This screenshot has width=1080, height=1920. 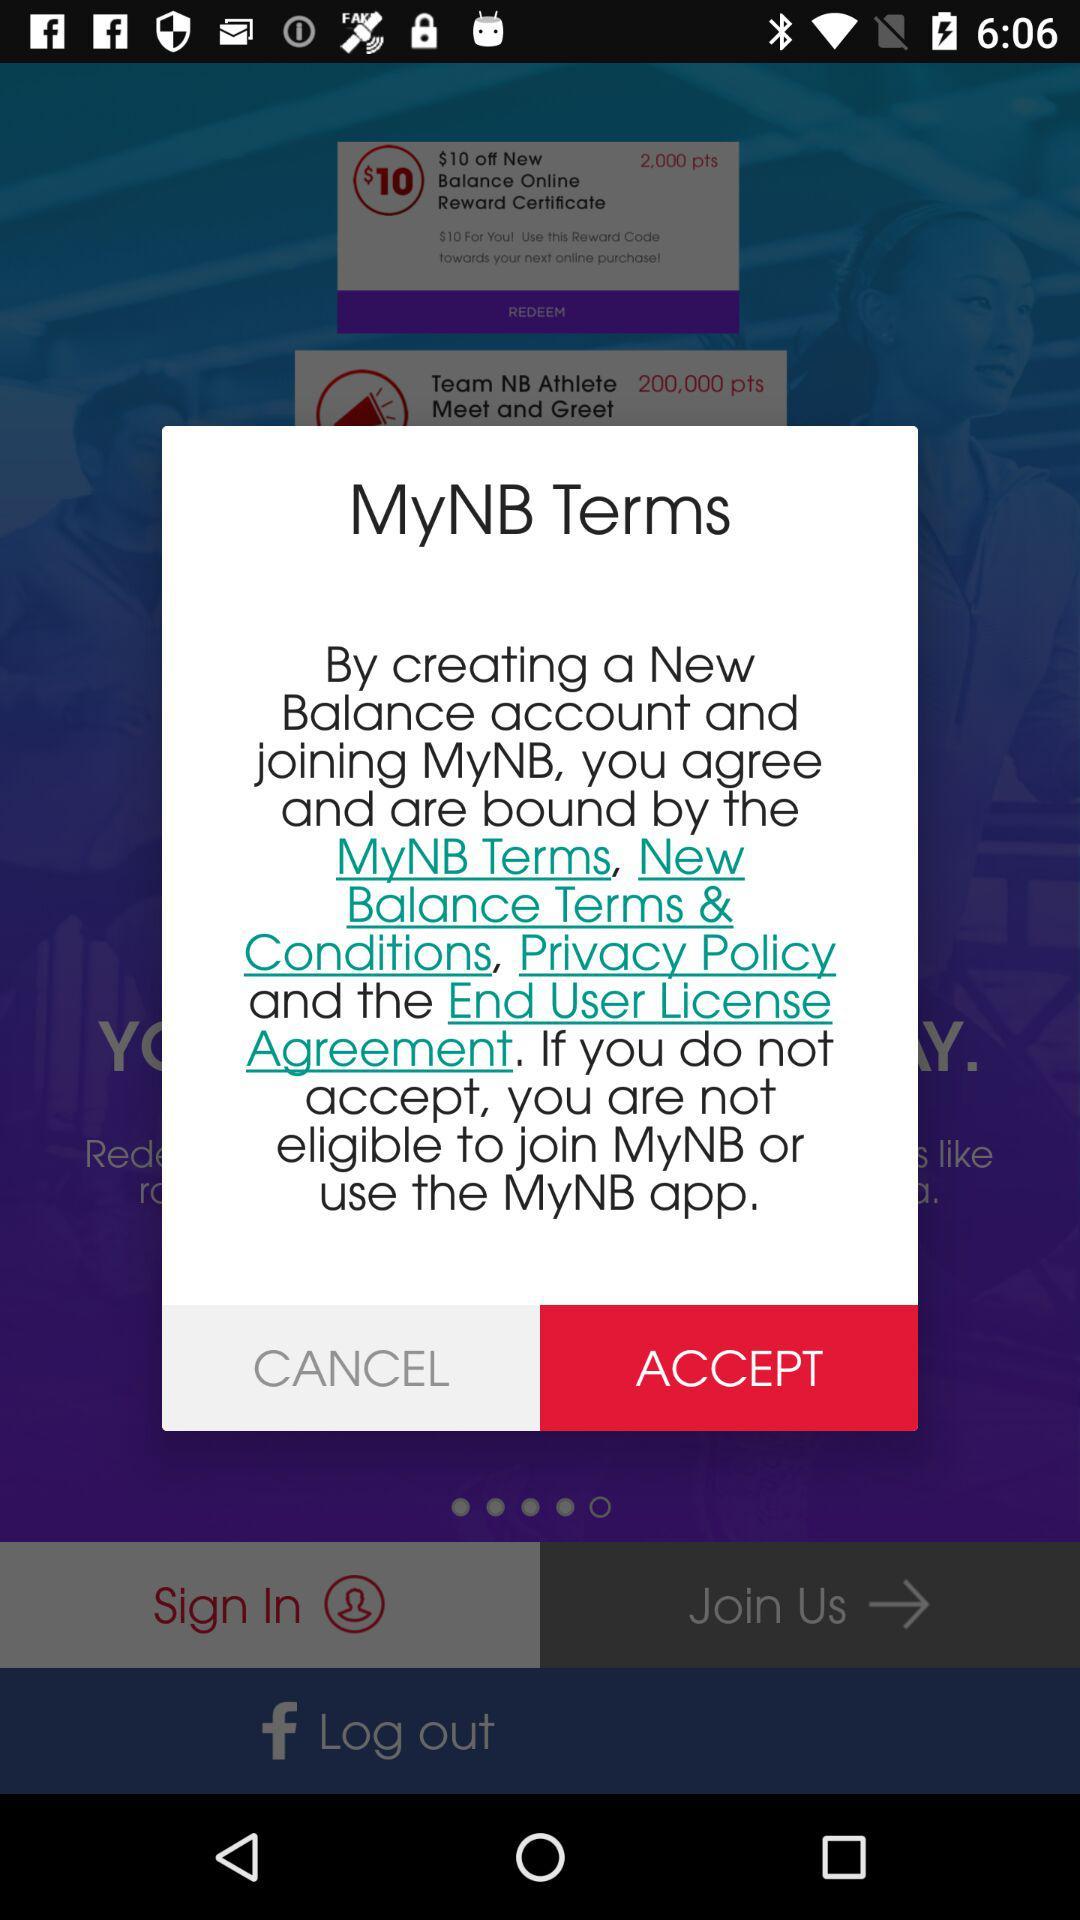 What do you see at coordinates (729, 1367) in the screenshot?
I see `item below by creating a` at bounding box center [729, 1367].